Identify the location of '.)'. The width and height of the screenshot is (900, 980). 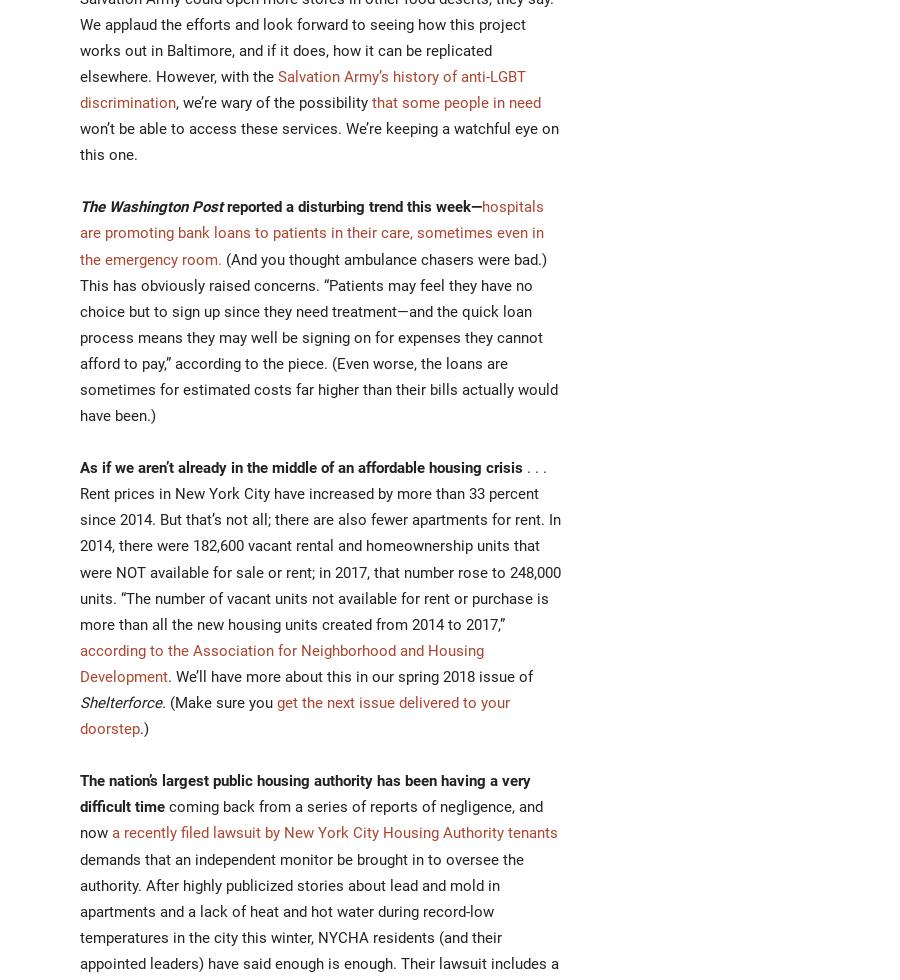
(140, 729).